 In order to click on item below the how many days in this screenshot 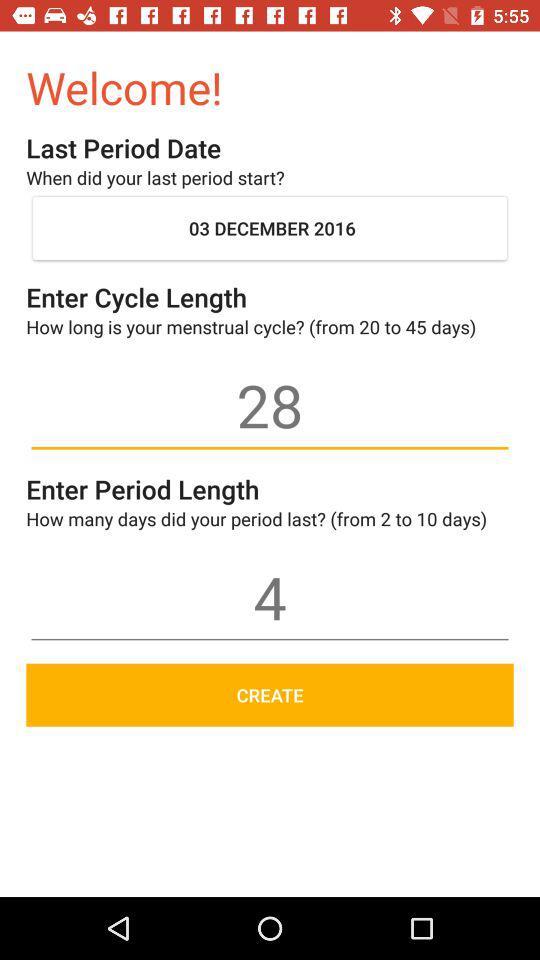, I will do `click(270, 597)`.